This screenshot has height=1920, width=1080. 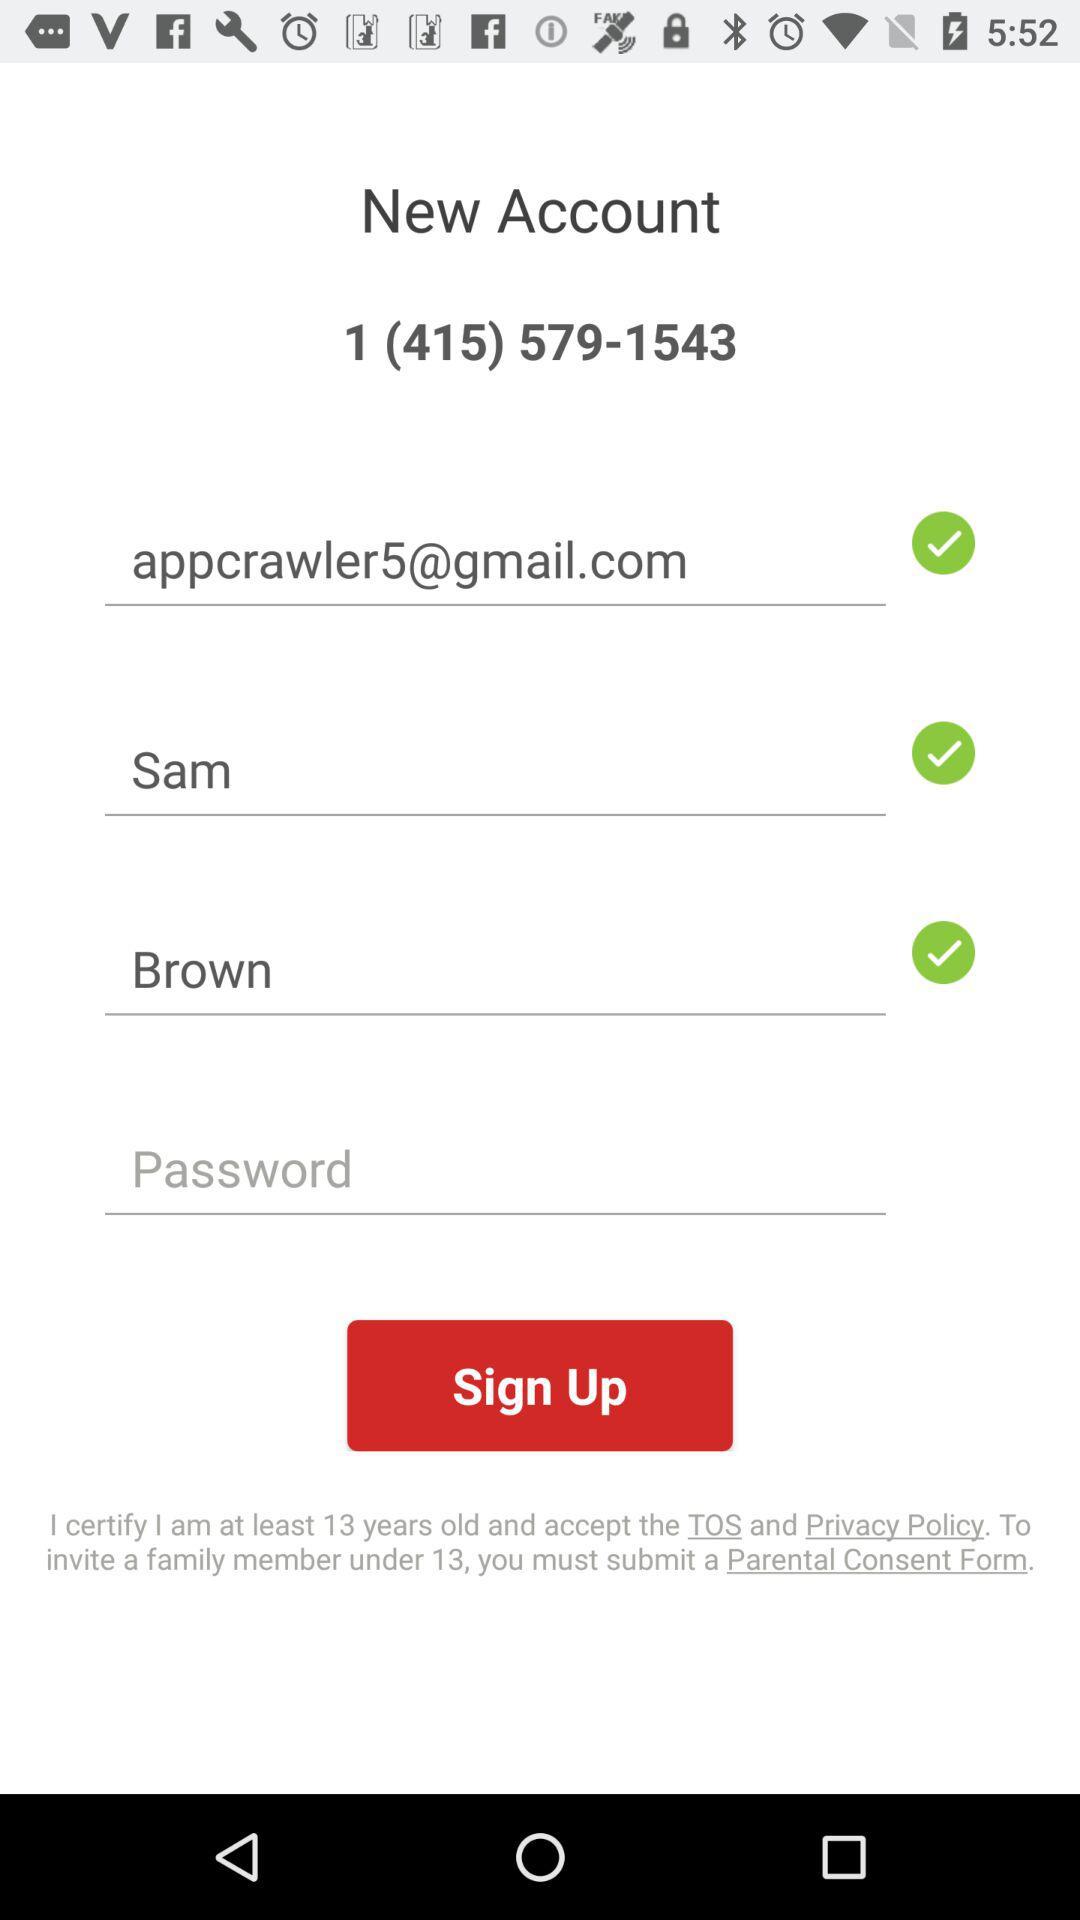 I want to click on the icon above sam item, so click(x=495, y=558).